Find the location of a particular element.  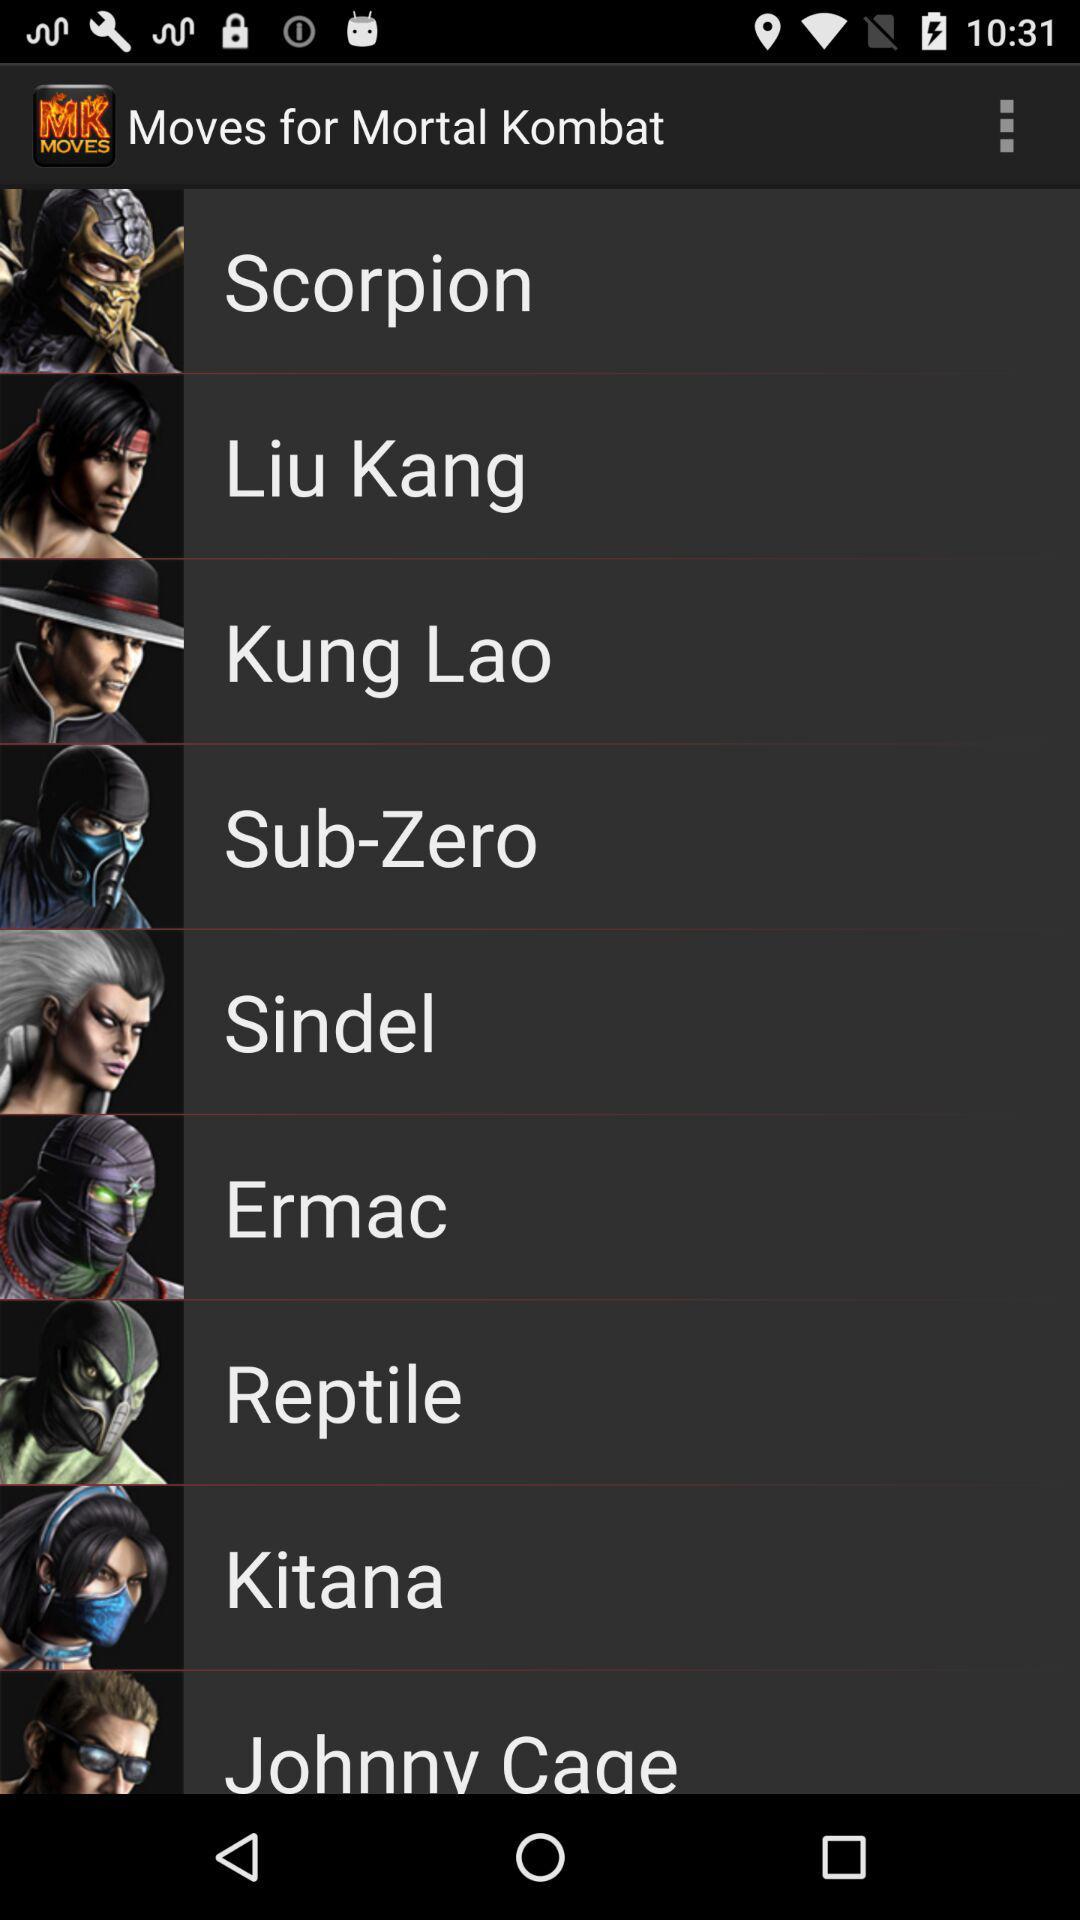

the scorpion is located at coordinates (379, 279).